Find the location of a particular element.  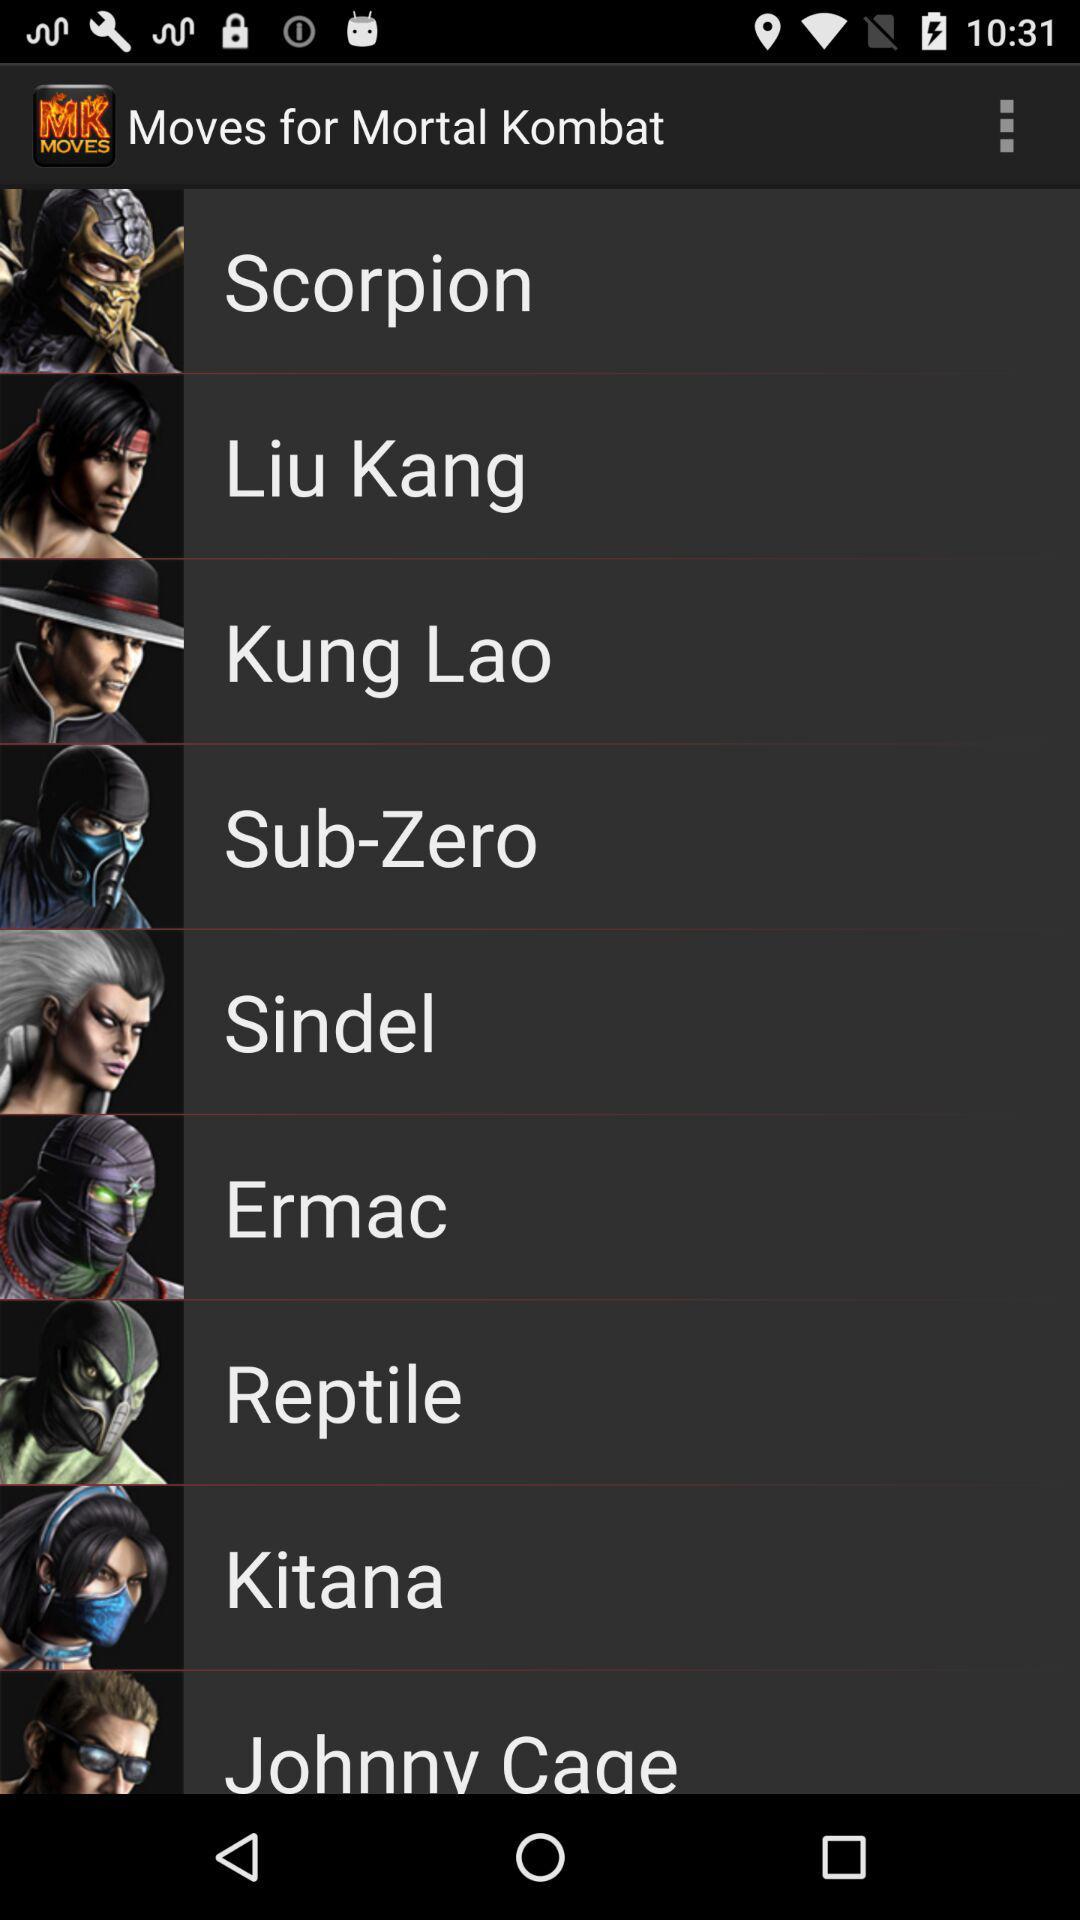

the scorpion is located at coordinates (379, 279).